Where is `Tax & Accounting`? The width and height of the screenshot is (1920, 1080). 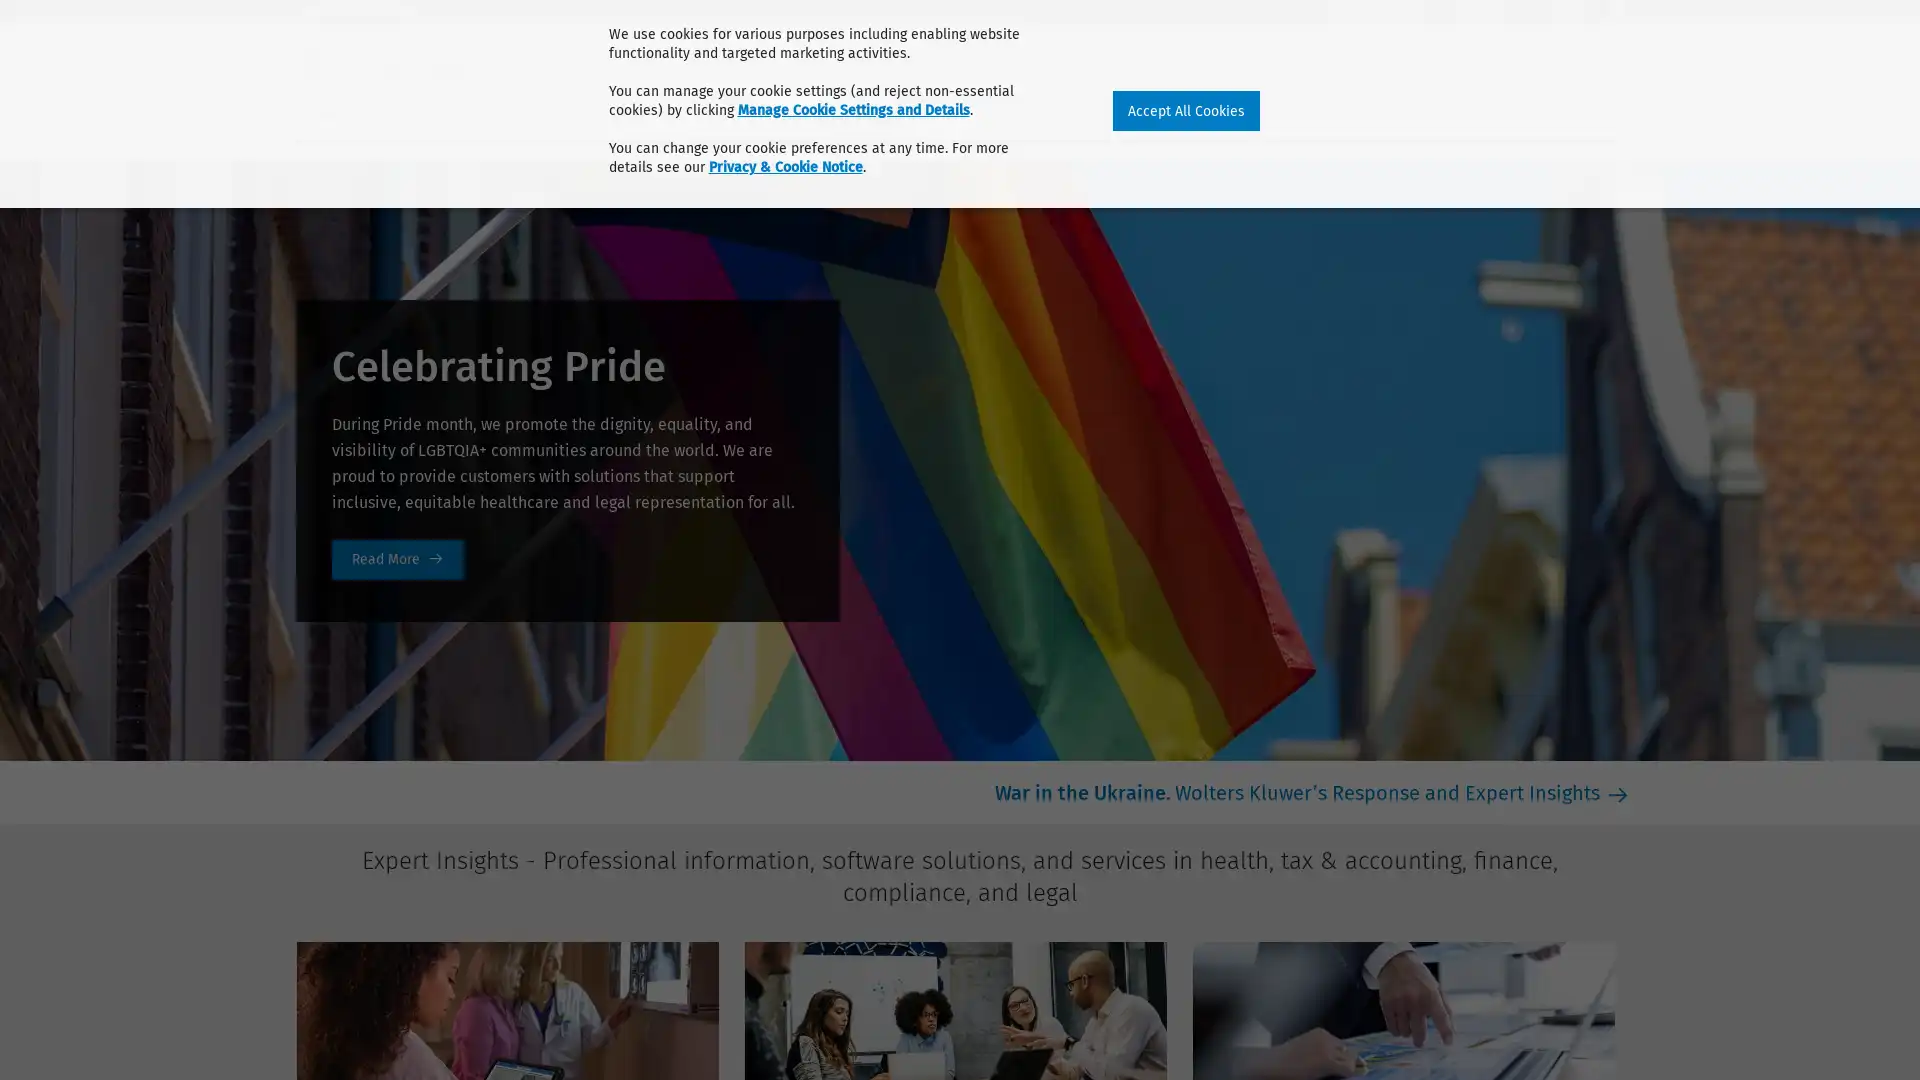
Tax & Accounting is located at coordinates (474, 112).